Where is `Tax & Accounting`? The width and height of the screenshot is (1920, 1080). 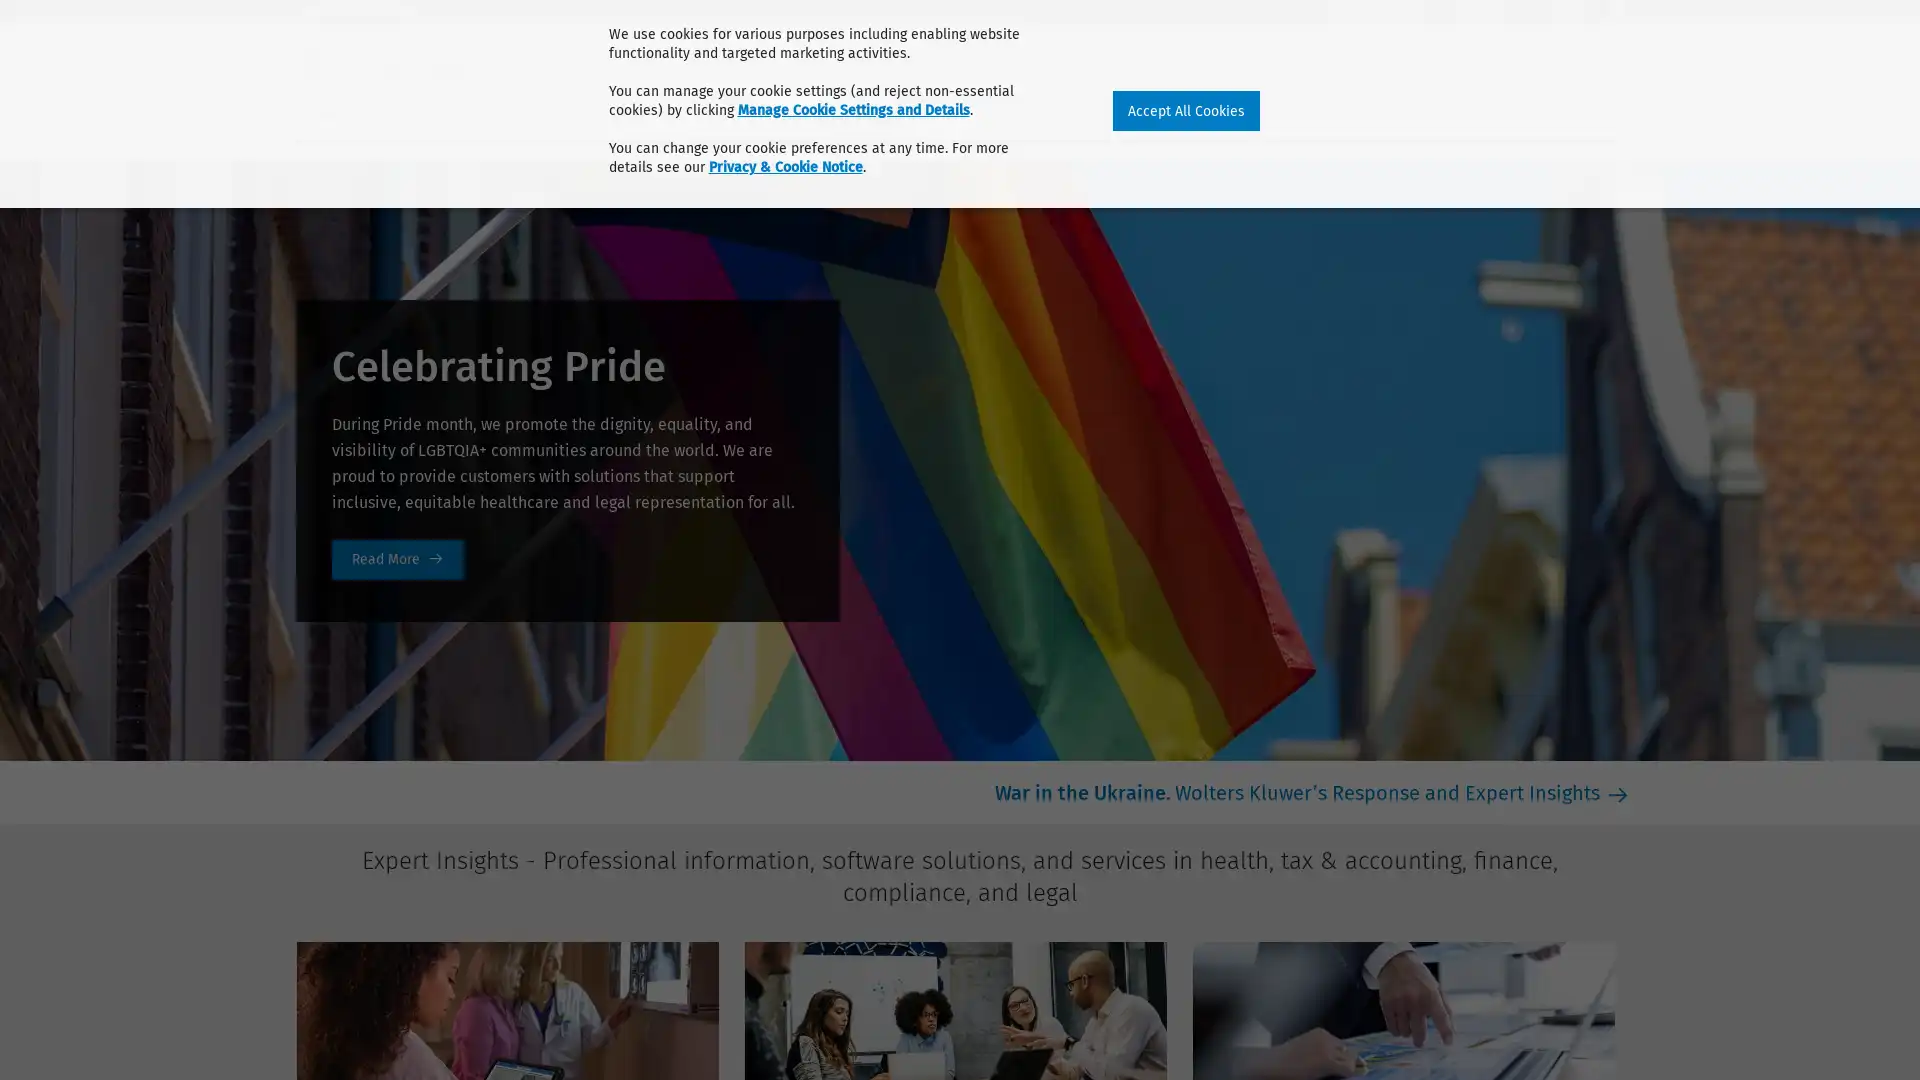
Tax & Accounting is located at coordinates (474, 112).